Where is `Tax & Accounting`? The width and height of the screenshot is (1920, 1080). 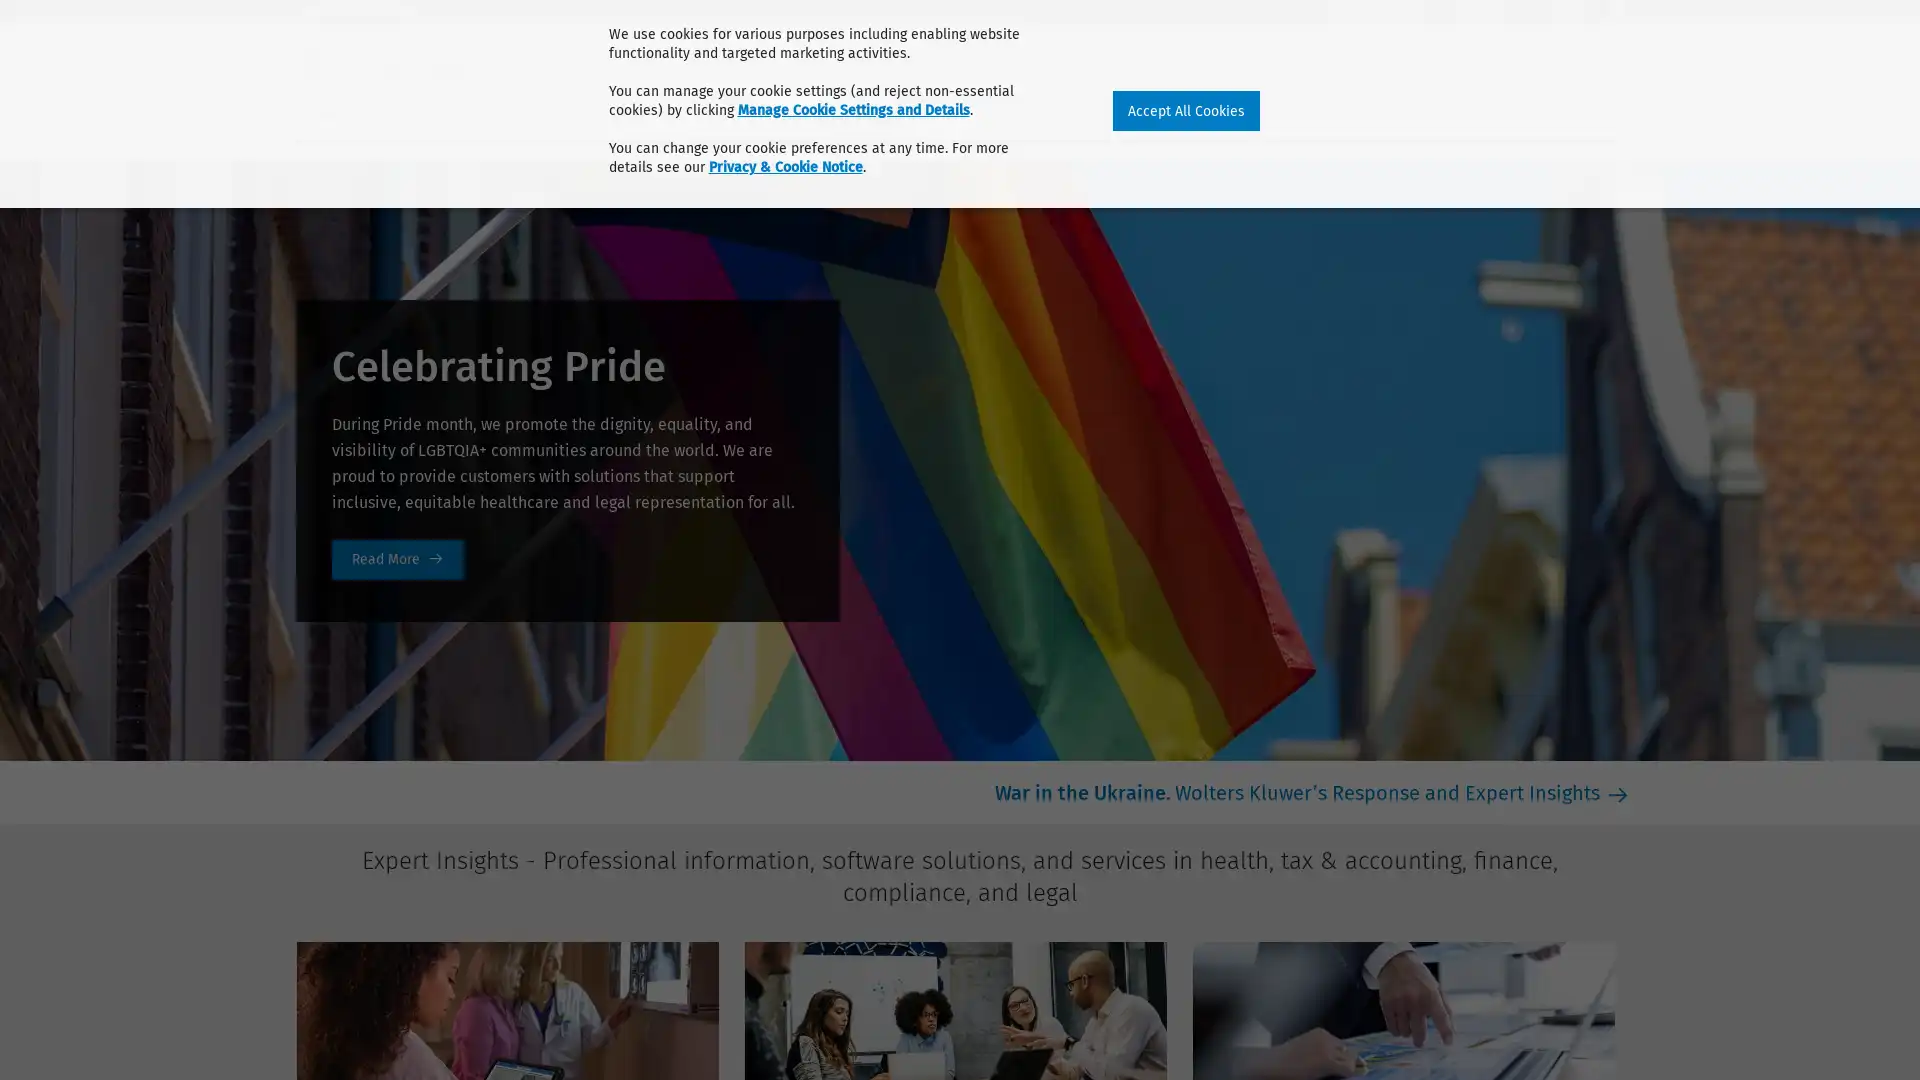
Tax & Accounting is located at coordinates (474, 112).